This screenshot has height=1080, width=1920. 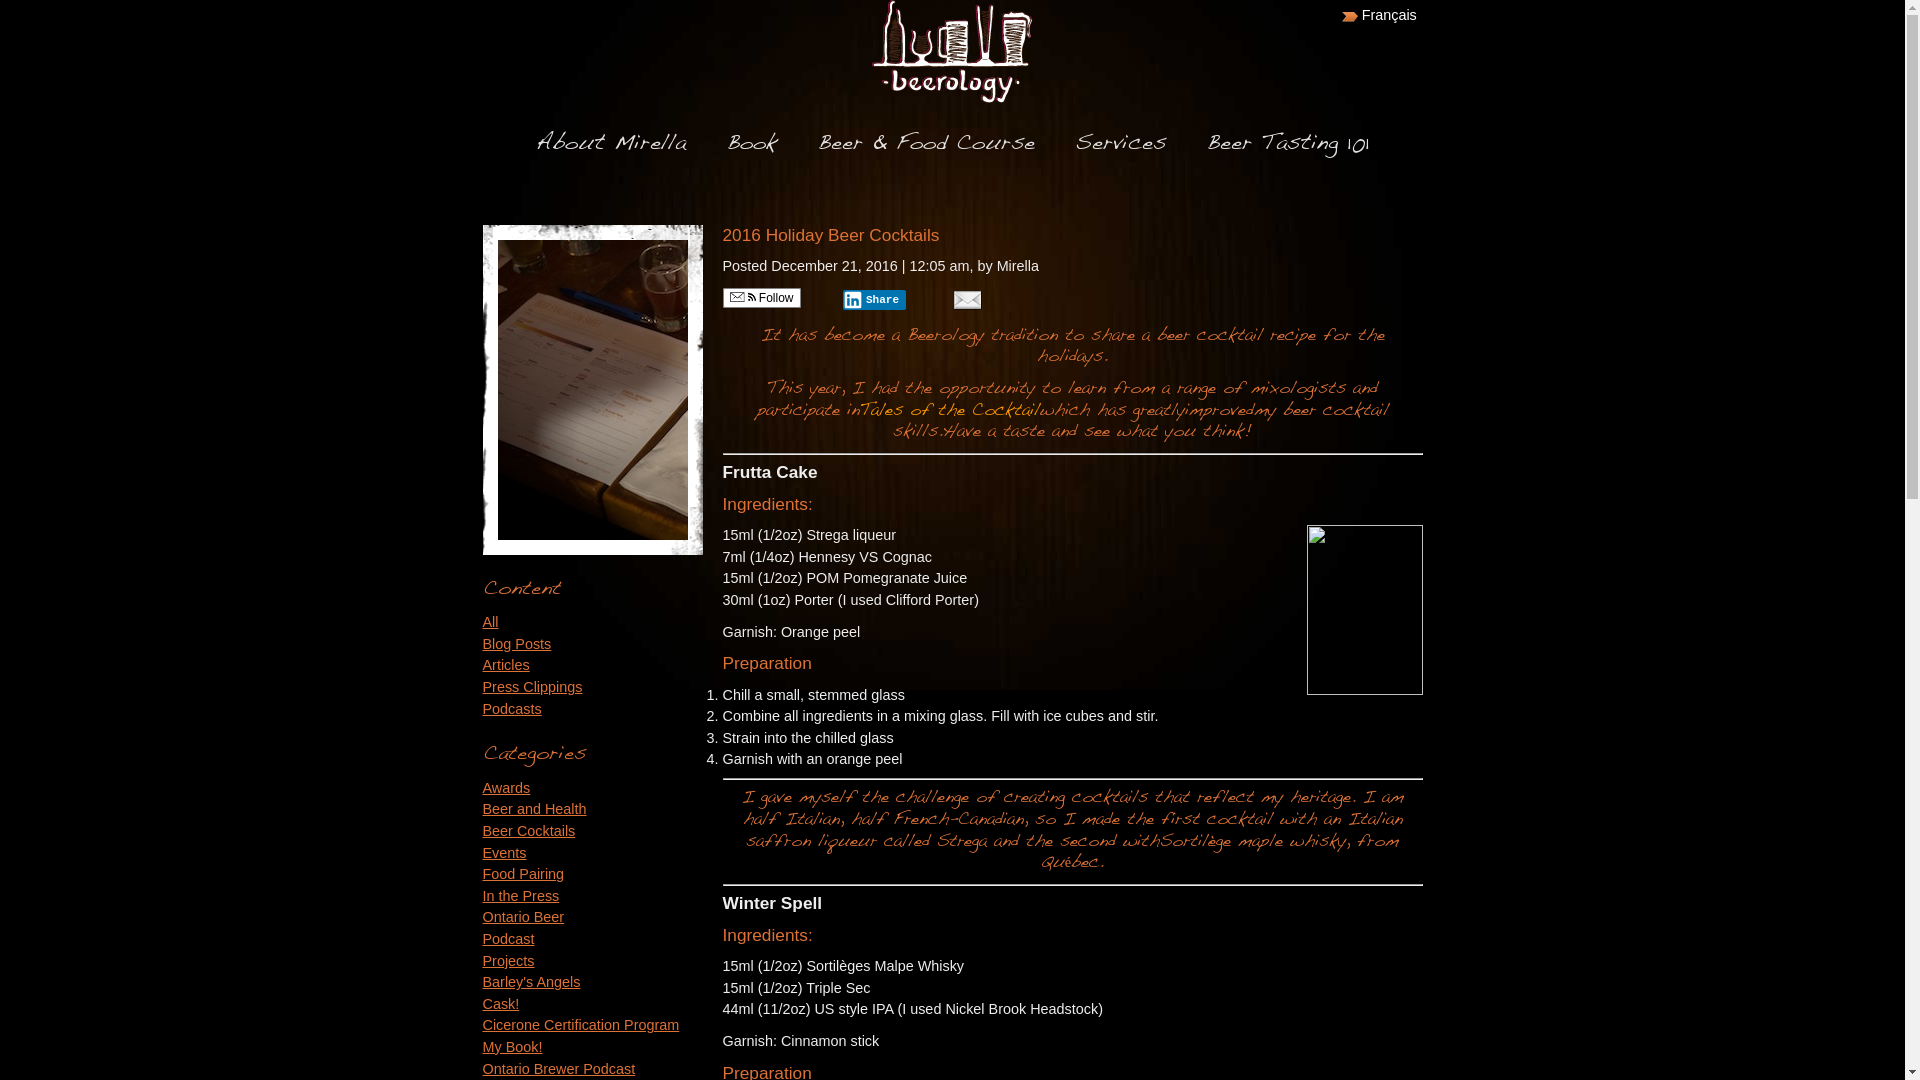 What do you see at coordinates (523, 917) in the screenshot?
I see `'Ontario Beer'` at bounding box center [523, 917].